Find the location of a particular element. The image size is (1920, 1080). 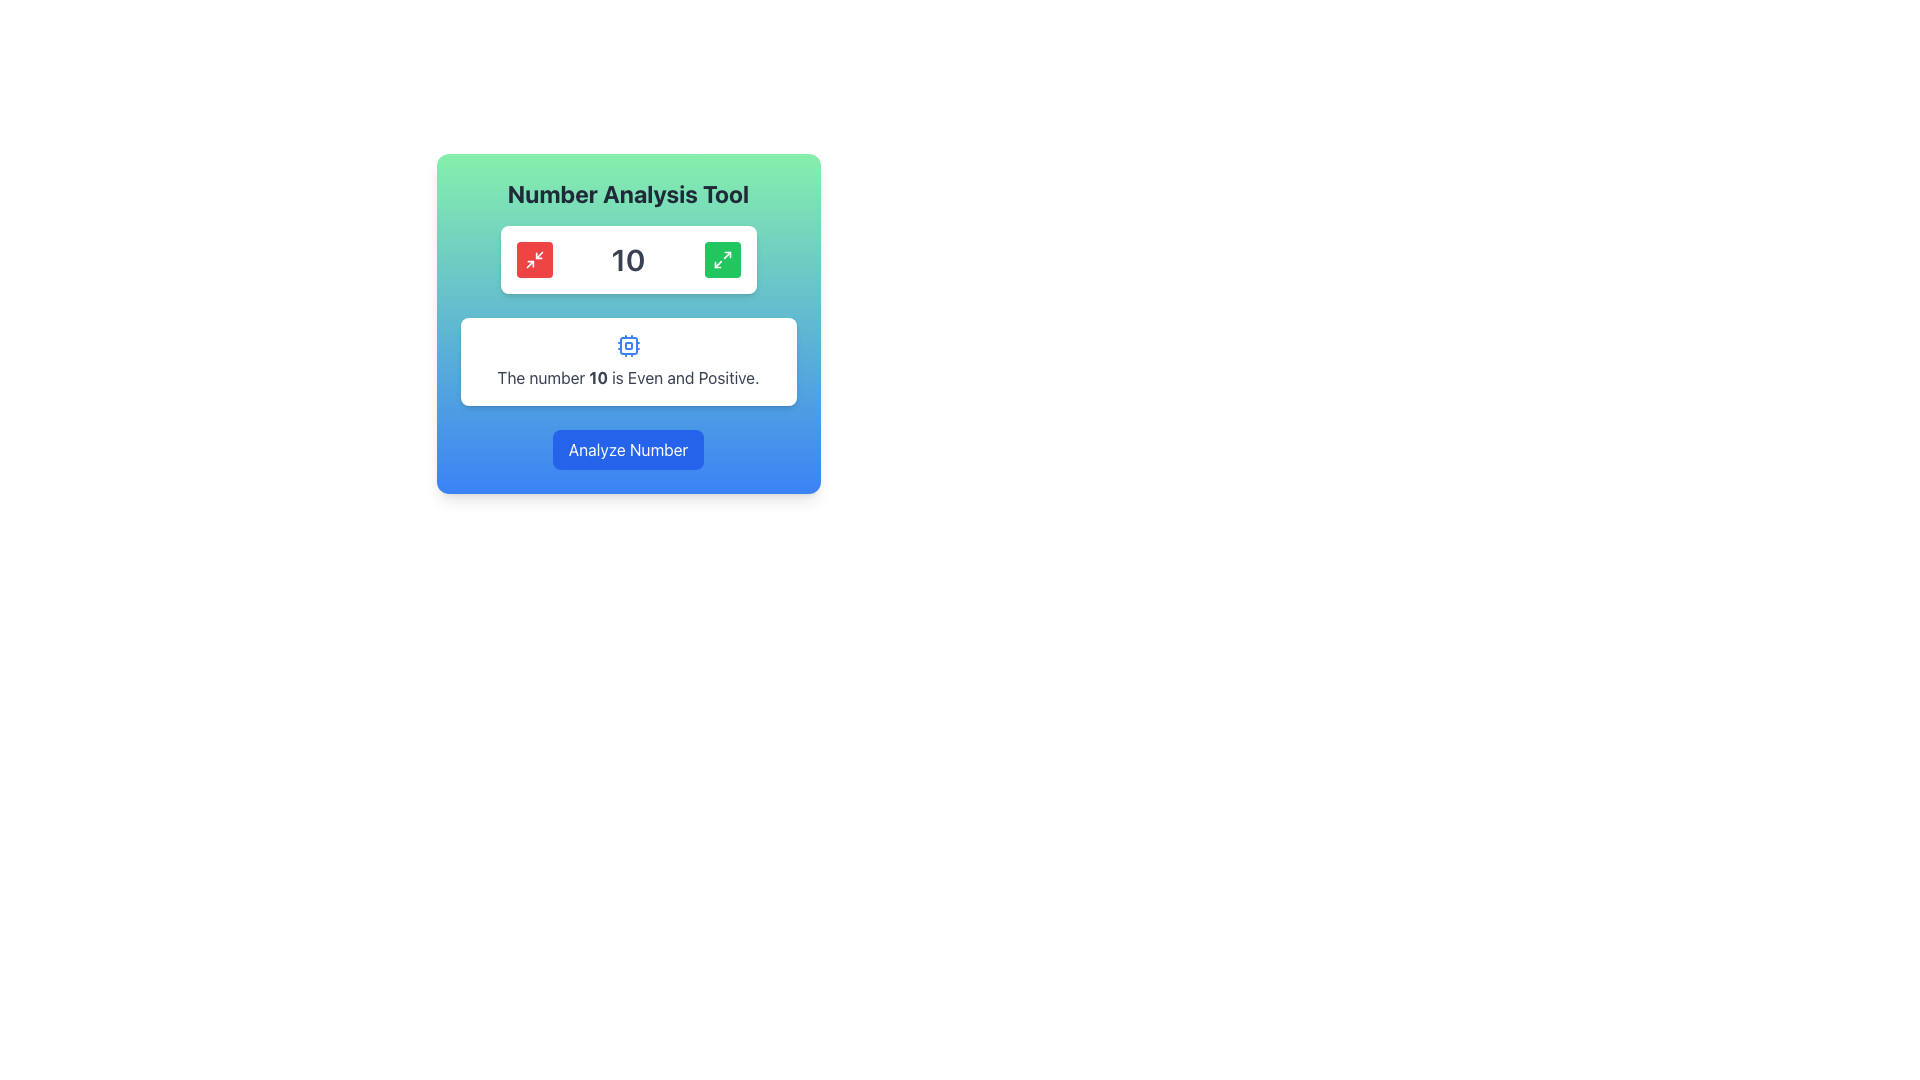

the SVG Rectangle Element that represents the outer square of a CPU icon, located slightly below the header of the 'Number Analysis Tool' is located at coordinates (627, 345).